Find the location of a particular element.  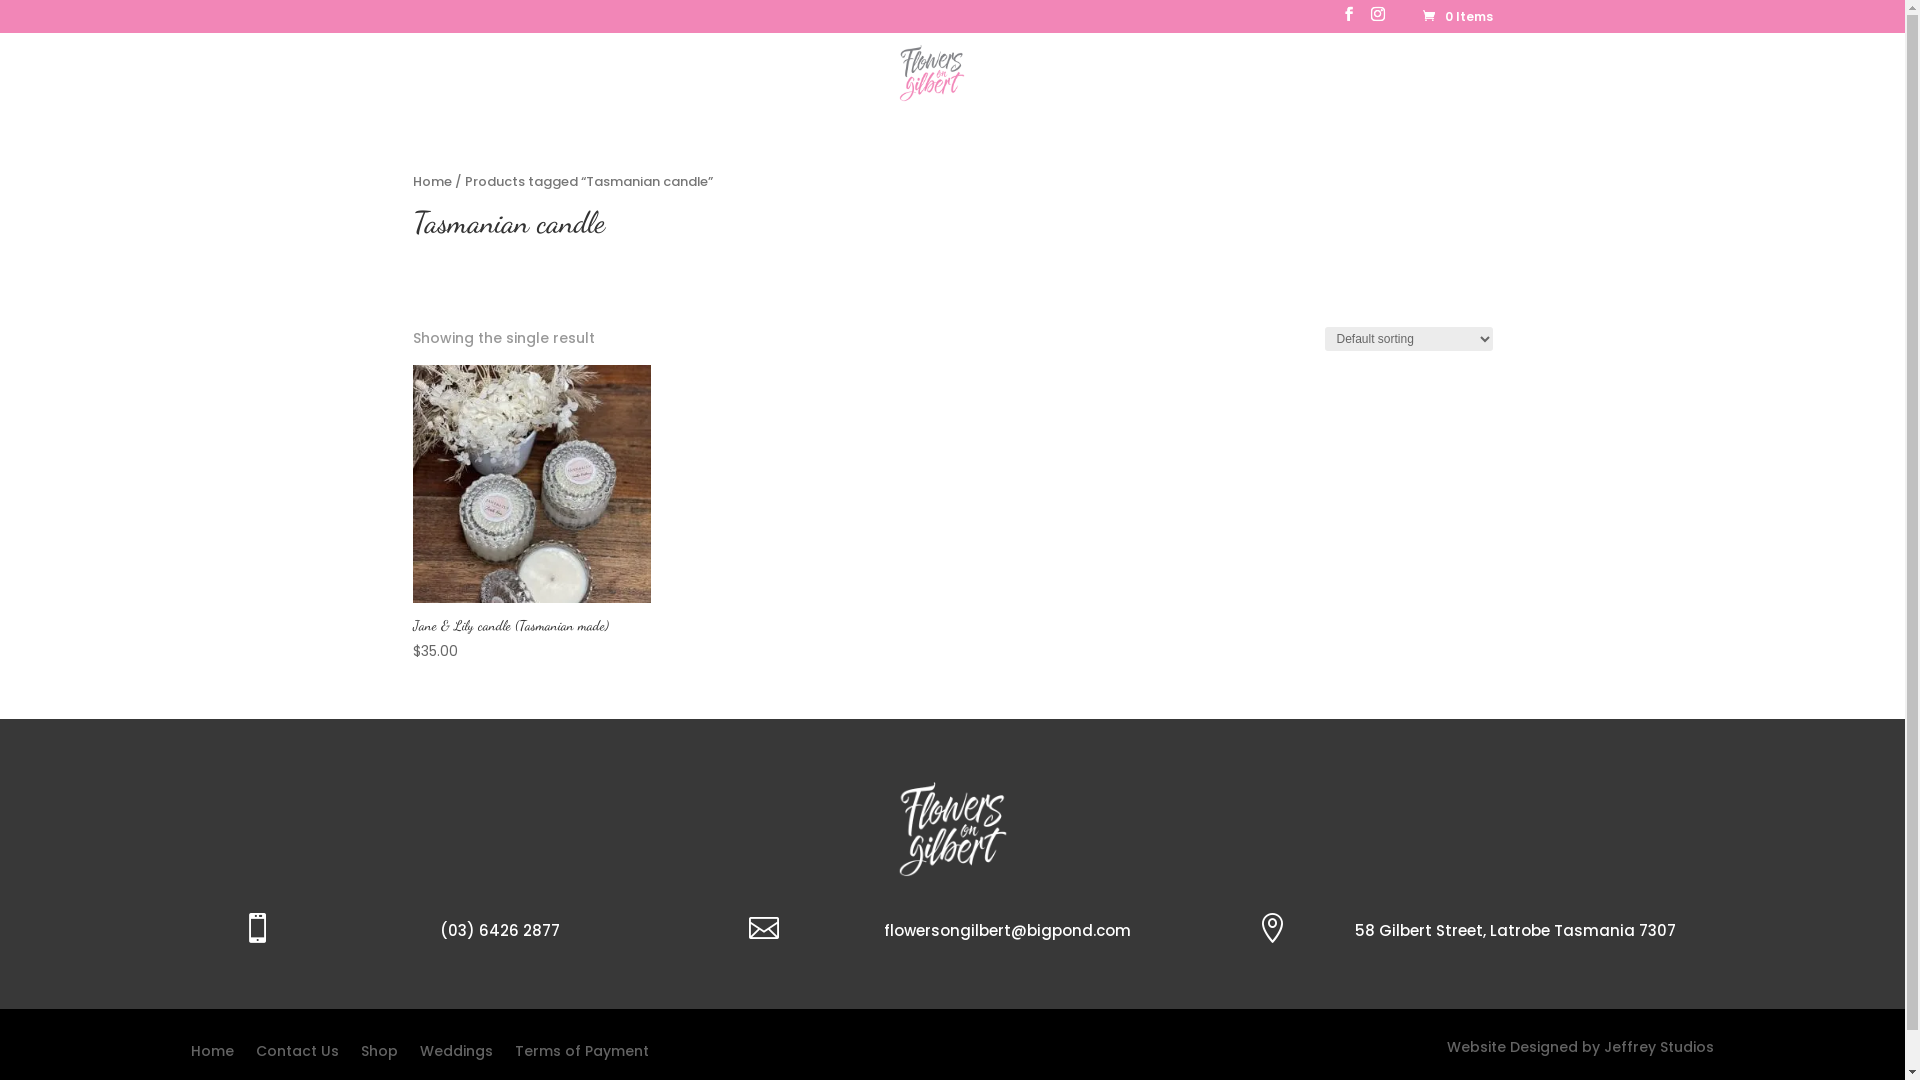

'flowersongilbert@bigpond.com' is located at coordinates (1007, 930).